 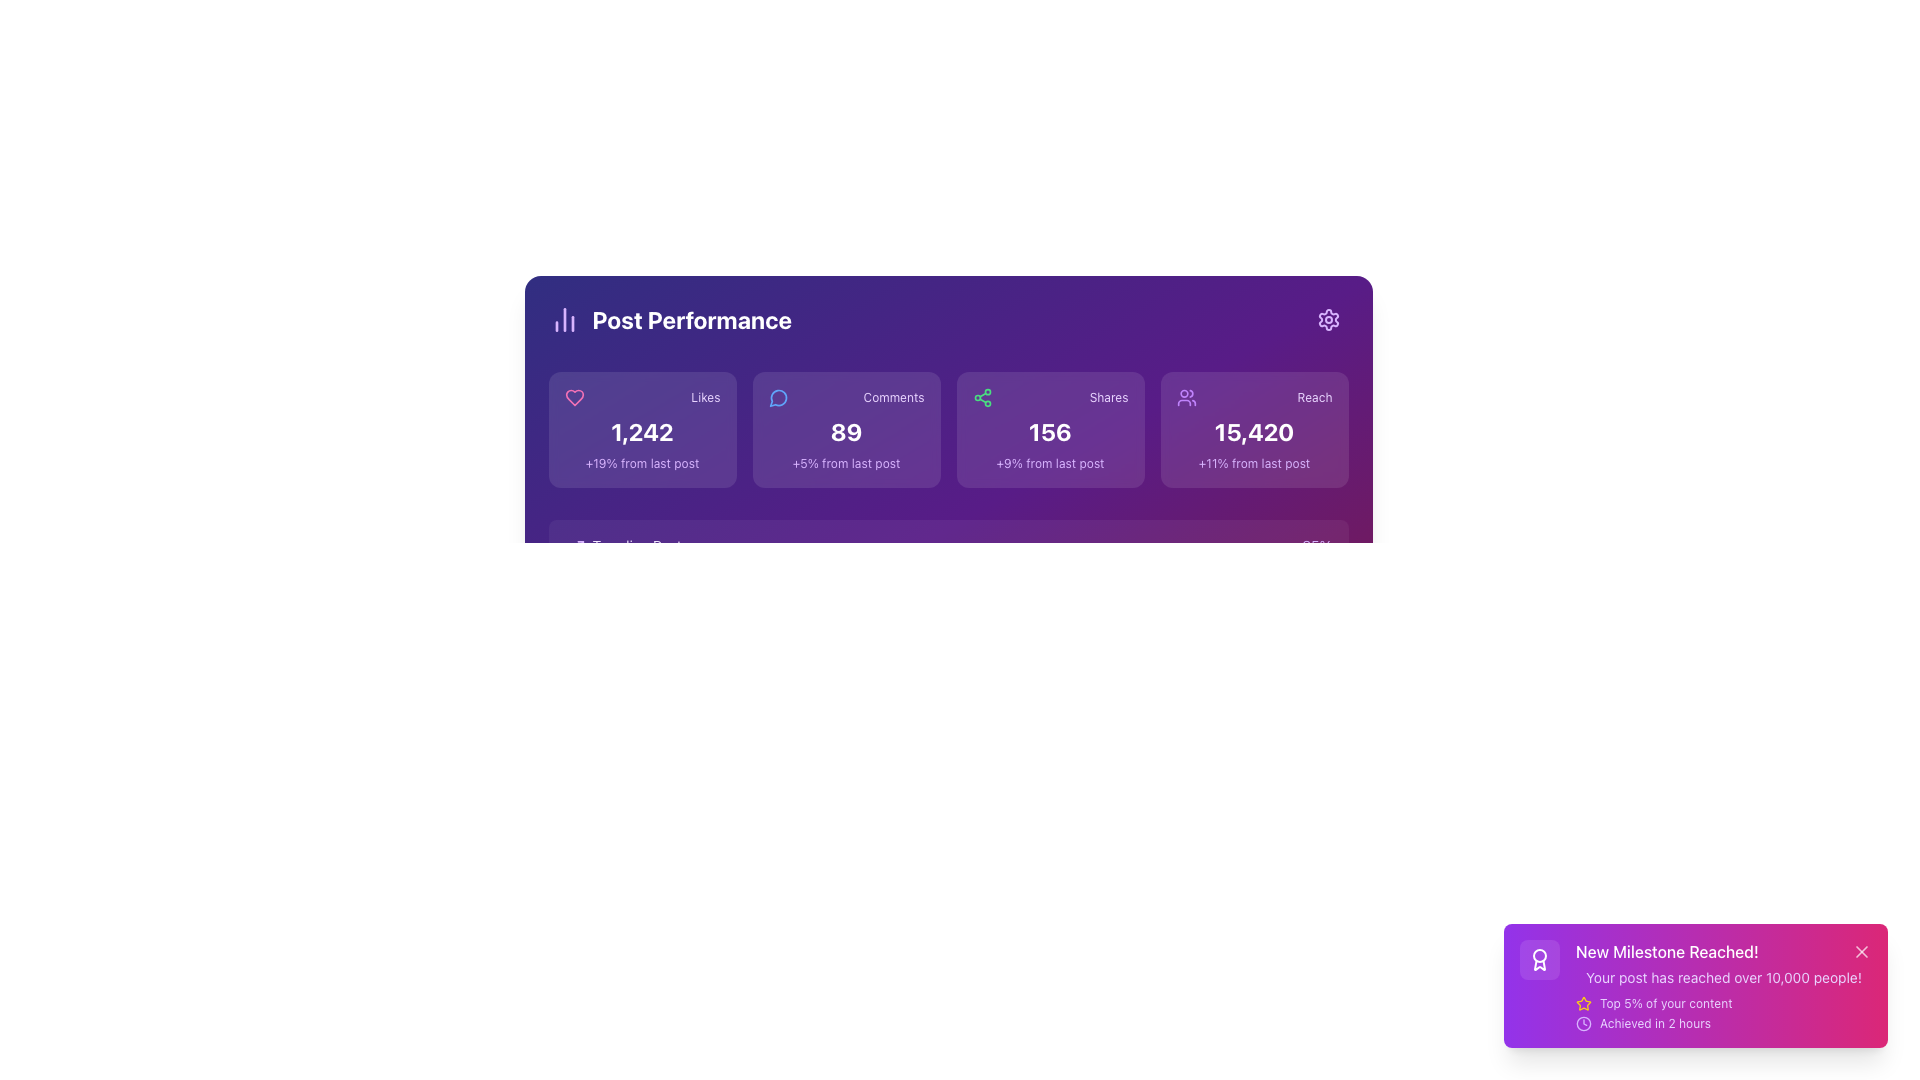 What do you see at coordinates (1107, 397) in the screenshot?
I see `the text label element reading 'Shares', styled with a small font and light purple color, located in the upper right region of its respective performance statistics card` at bounding box center [1107, 397].